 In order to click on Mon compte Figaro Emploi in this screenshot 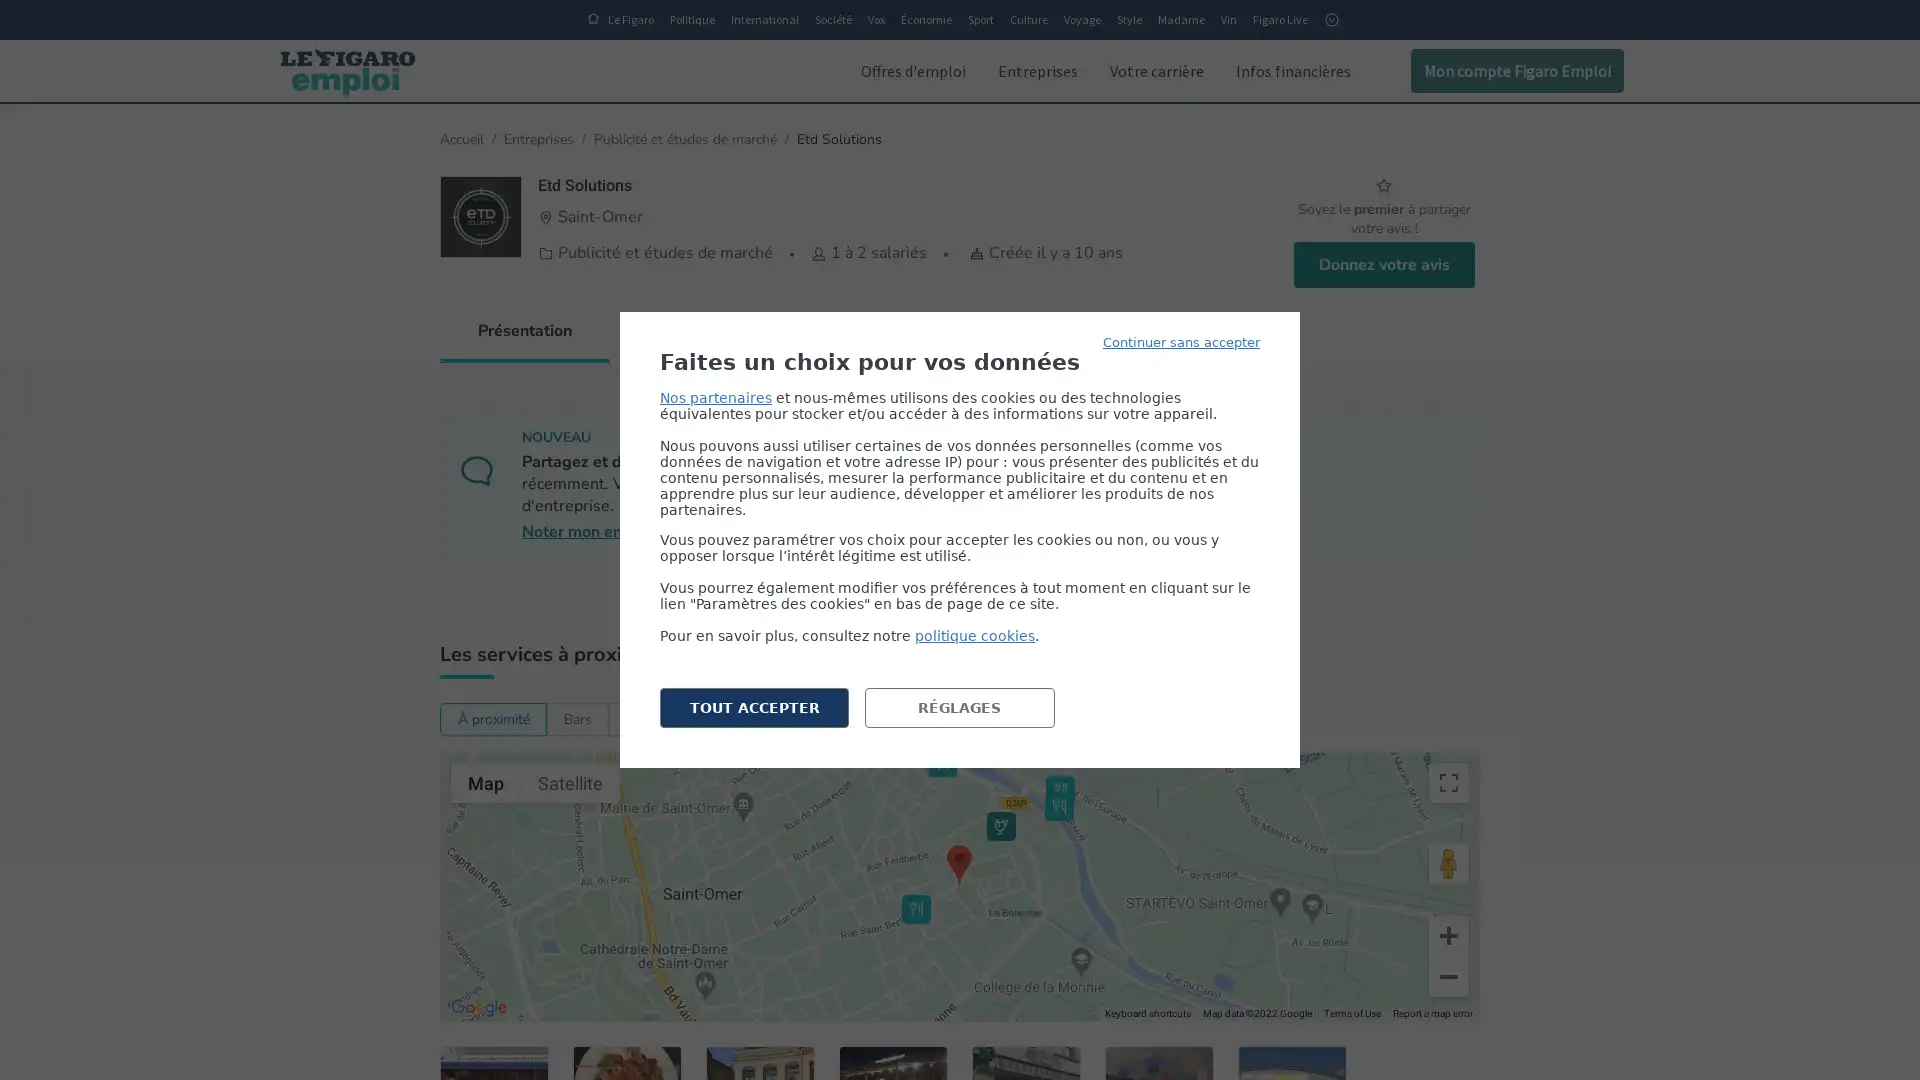, I will do `click(1503, 69)`.